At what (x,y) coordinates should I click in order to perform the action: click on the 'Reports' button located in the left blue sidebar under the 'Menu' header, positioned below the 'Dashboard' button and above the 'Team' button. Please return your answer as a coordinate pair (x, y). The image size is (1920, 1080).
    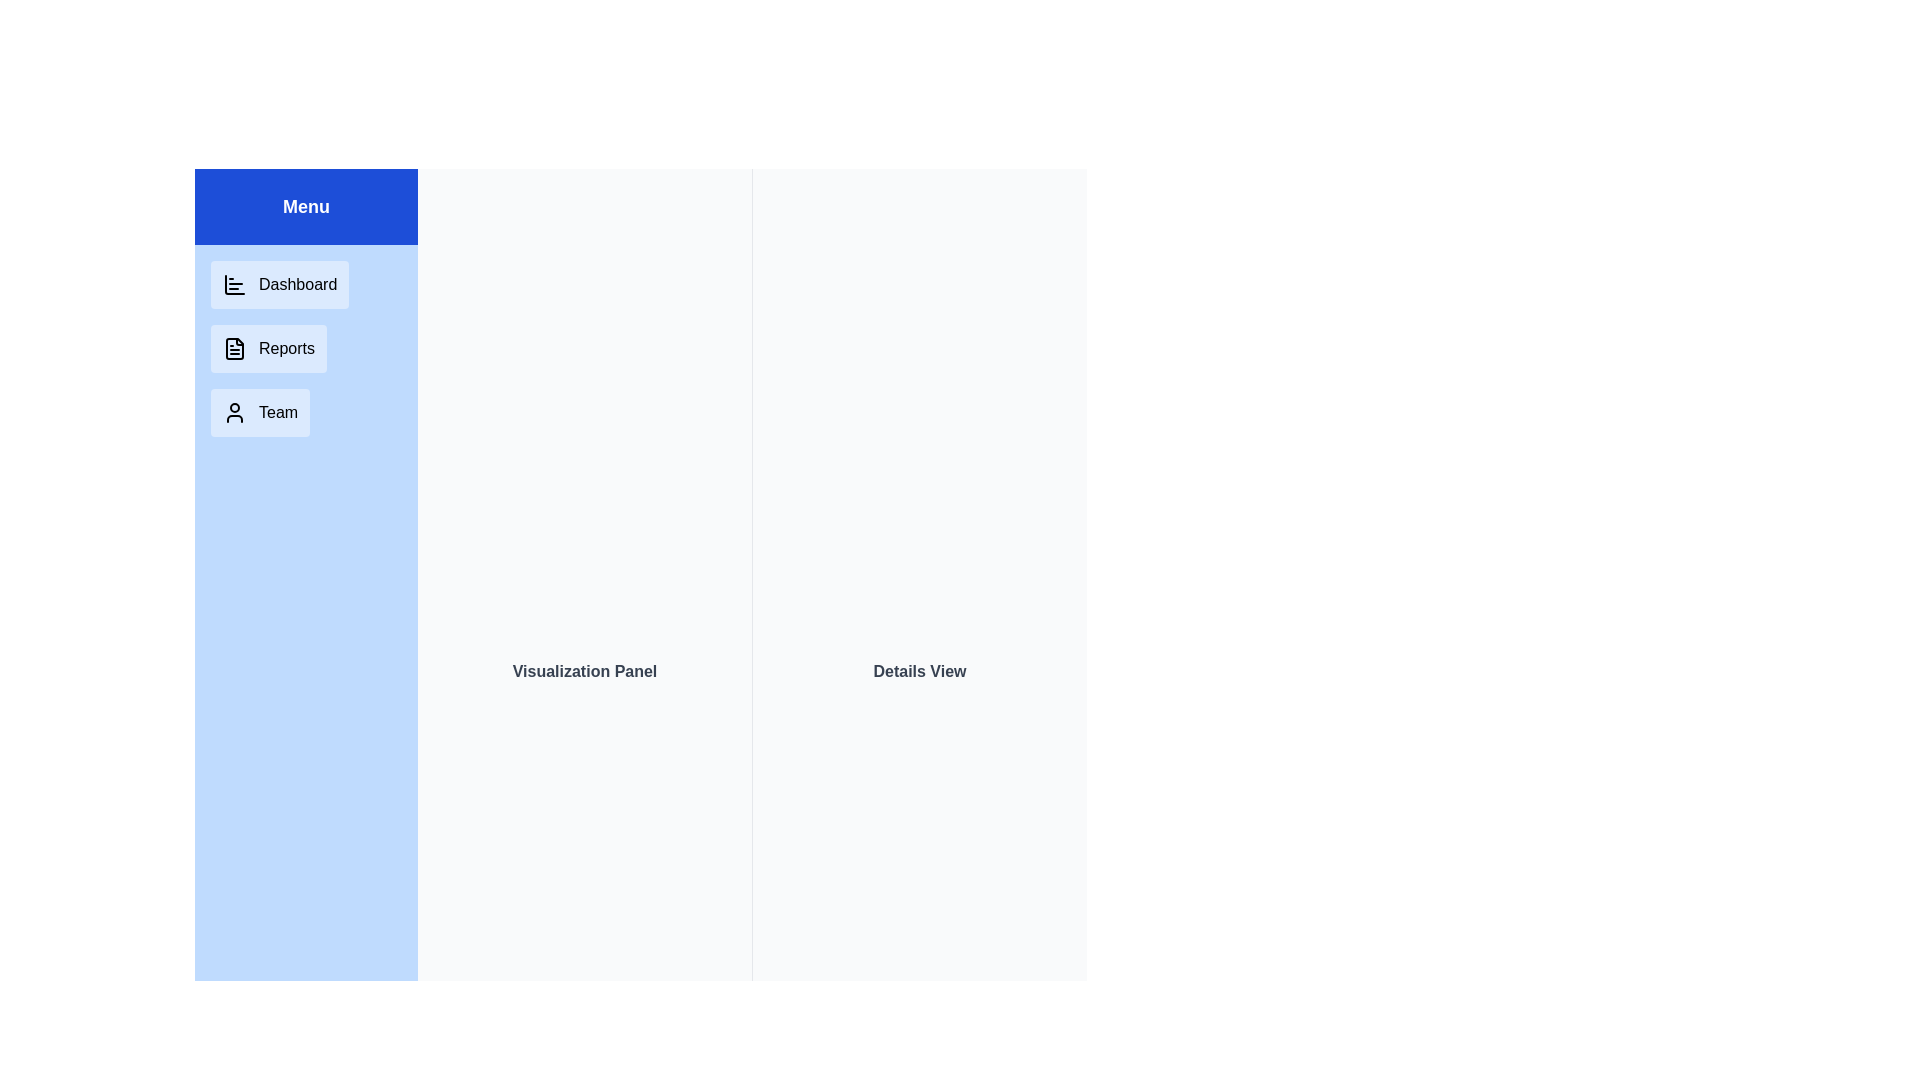
    Looking at the image, I should click on (267, 347).